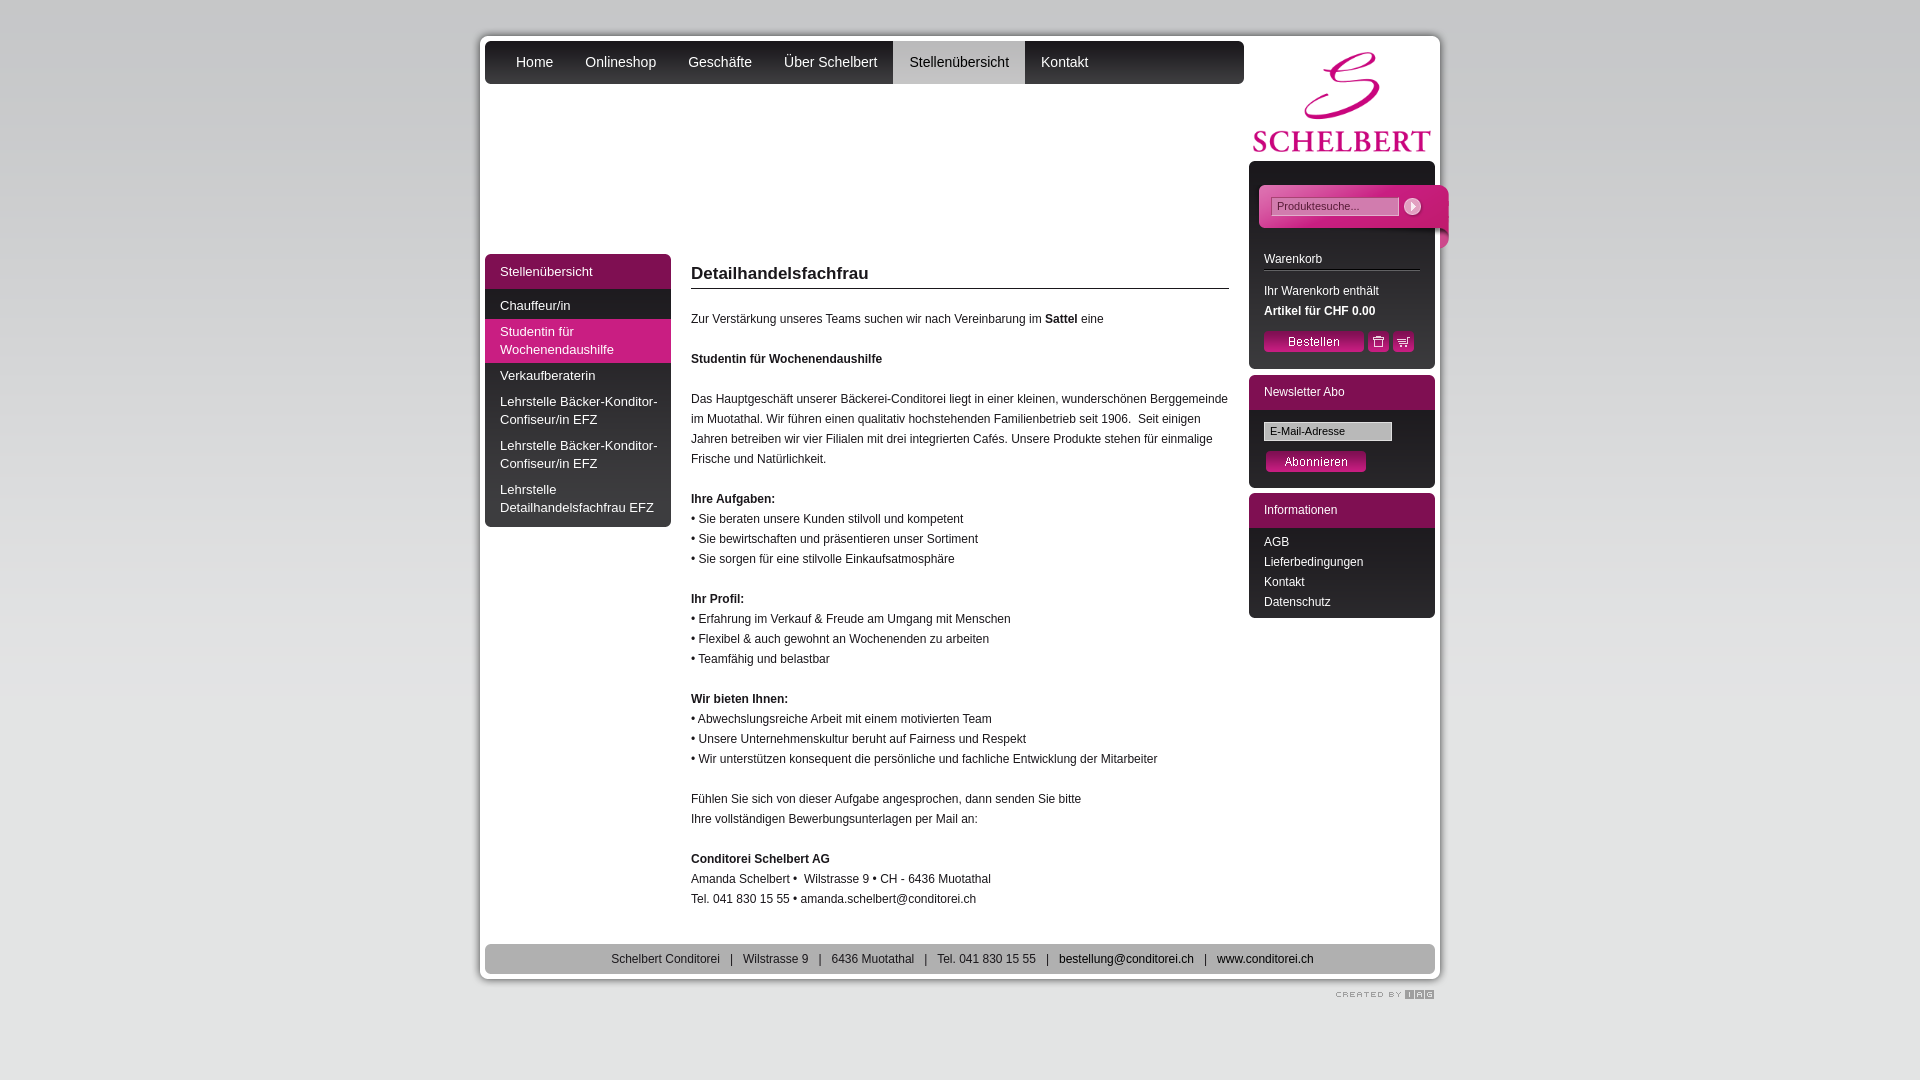  I want to click on 'Warenkorb Ansicht...', so click(1402, 346).